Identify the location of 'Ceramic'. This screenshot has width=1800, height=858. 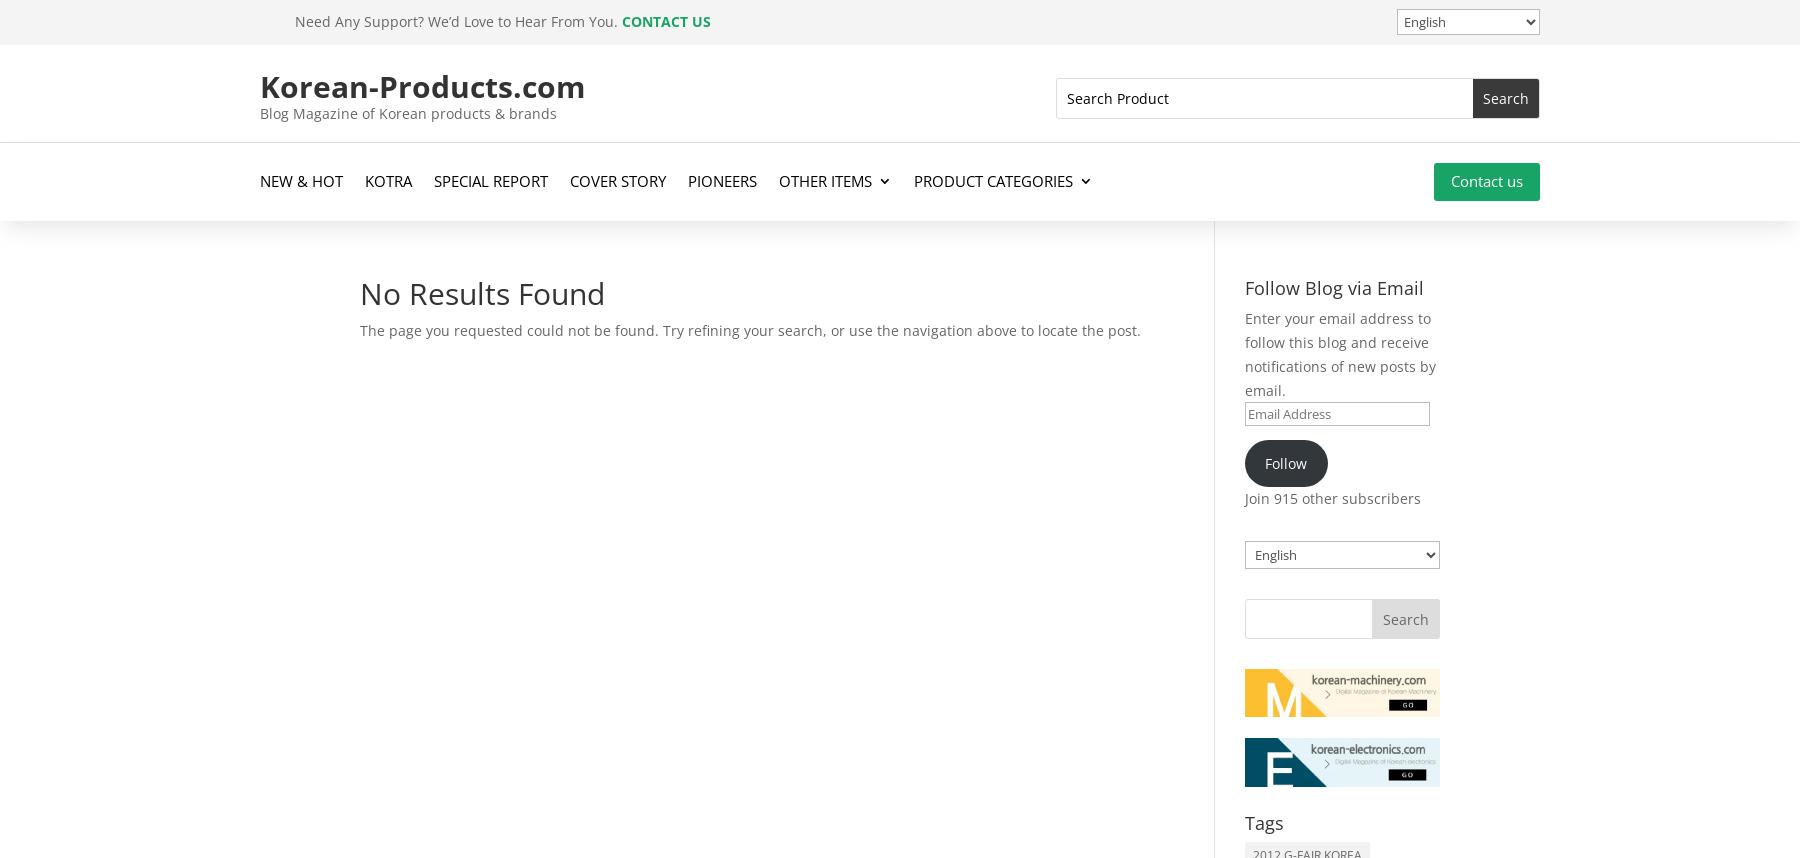
(942, 276).